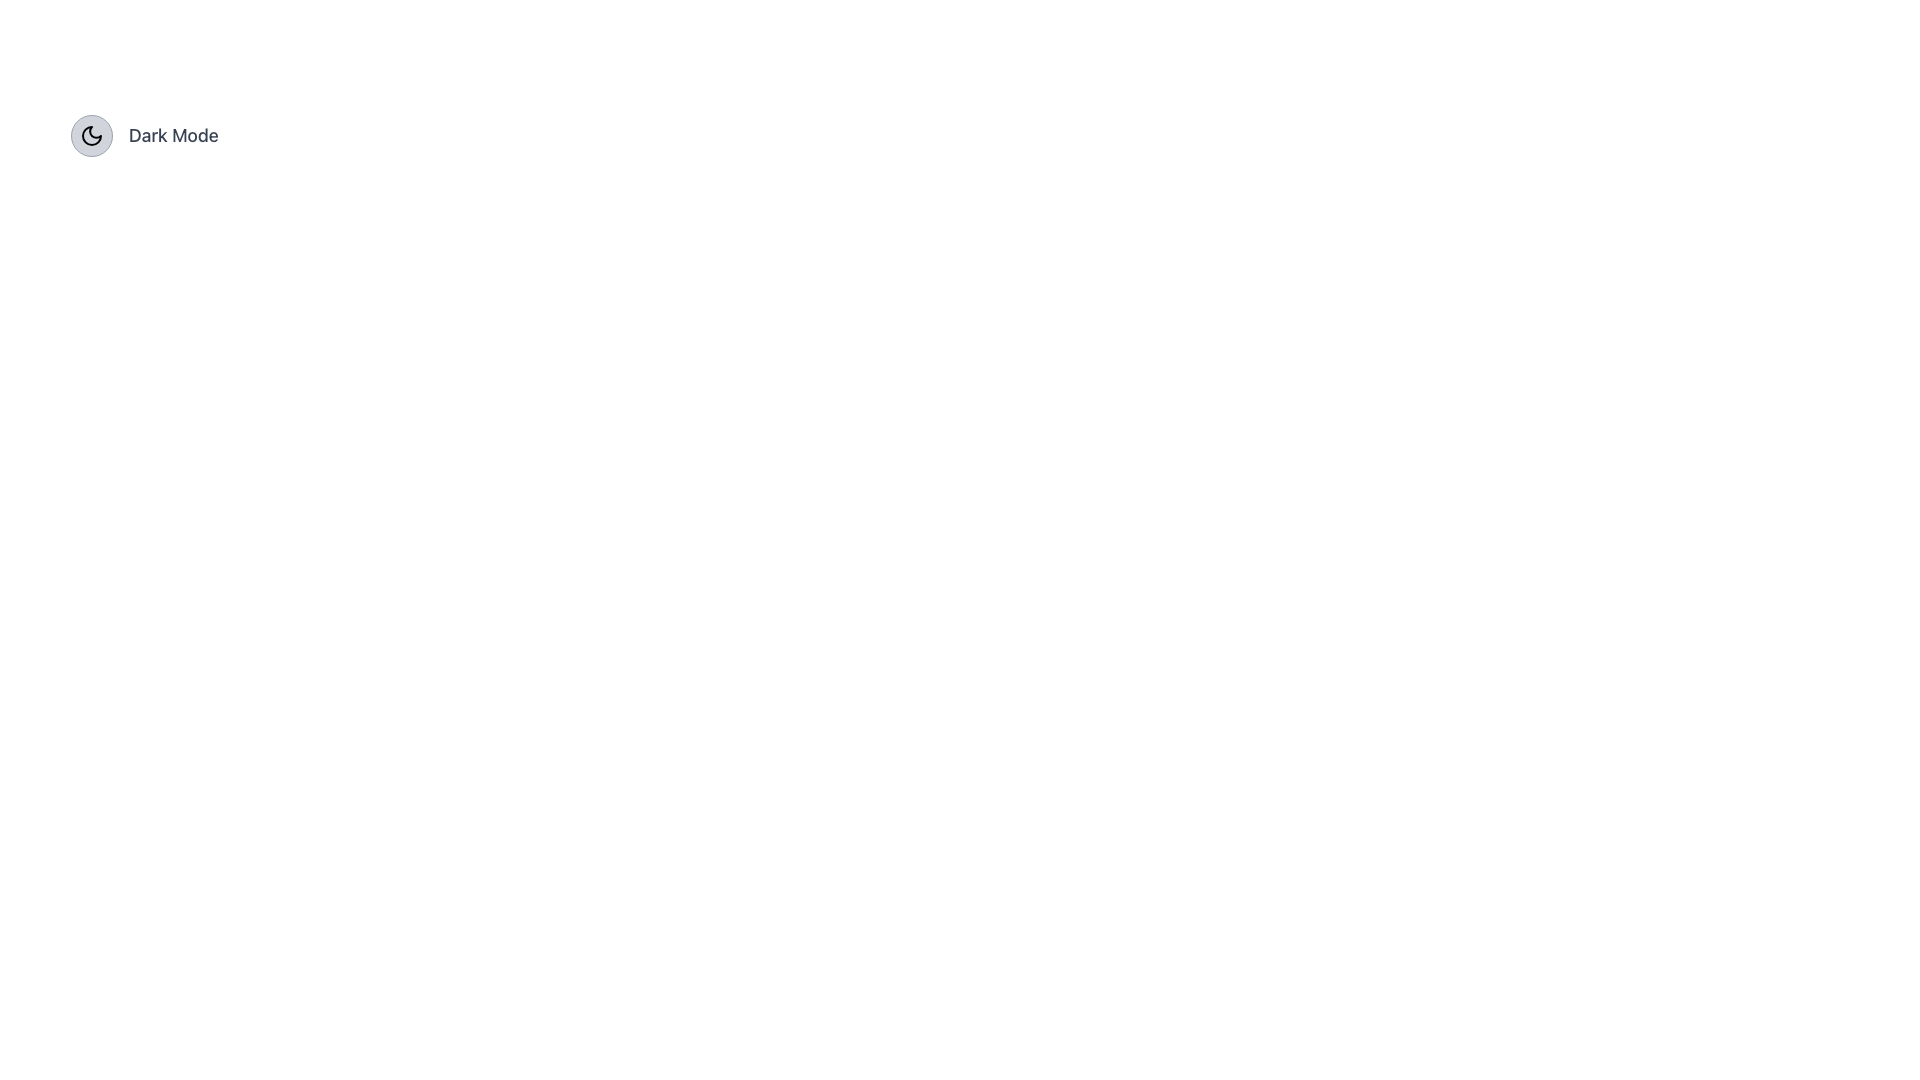 The image size is (1920, 1080). What do you see at coordinates (173, 135) in the screenshot?
I see `the text label displaying 'Dark Mode' which is located to the right of a moon icon in a button-like structure` at bounding box center [173, 135].